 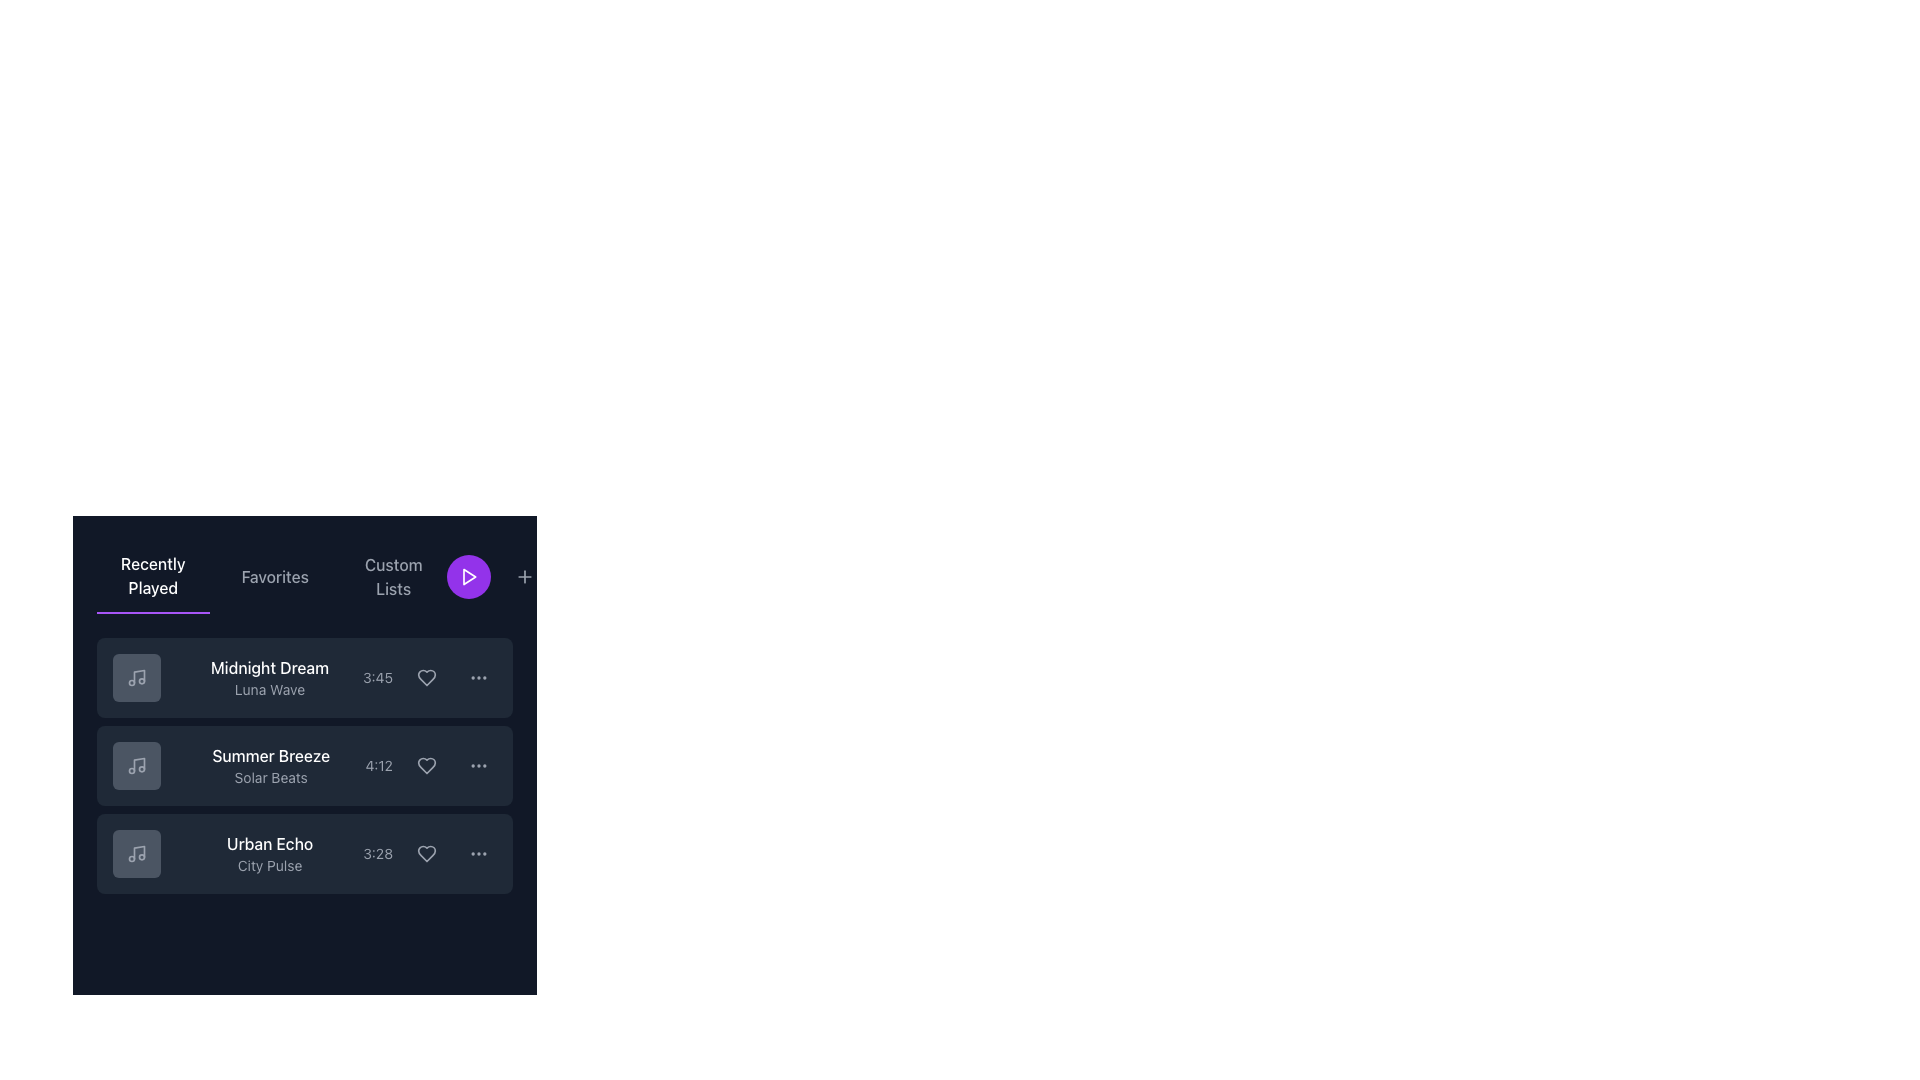 What do you see at coordinates (136, 677) in the screenshot?
I see `the musical icon representing the song 'Midnight Dream' by Luna Wave, located on the left side of the horizontal row in the list of recently played items` at bounding box center [136, 677].